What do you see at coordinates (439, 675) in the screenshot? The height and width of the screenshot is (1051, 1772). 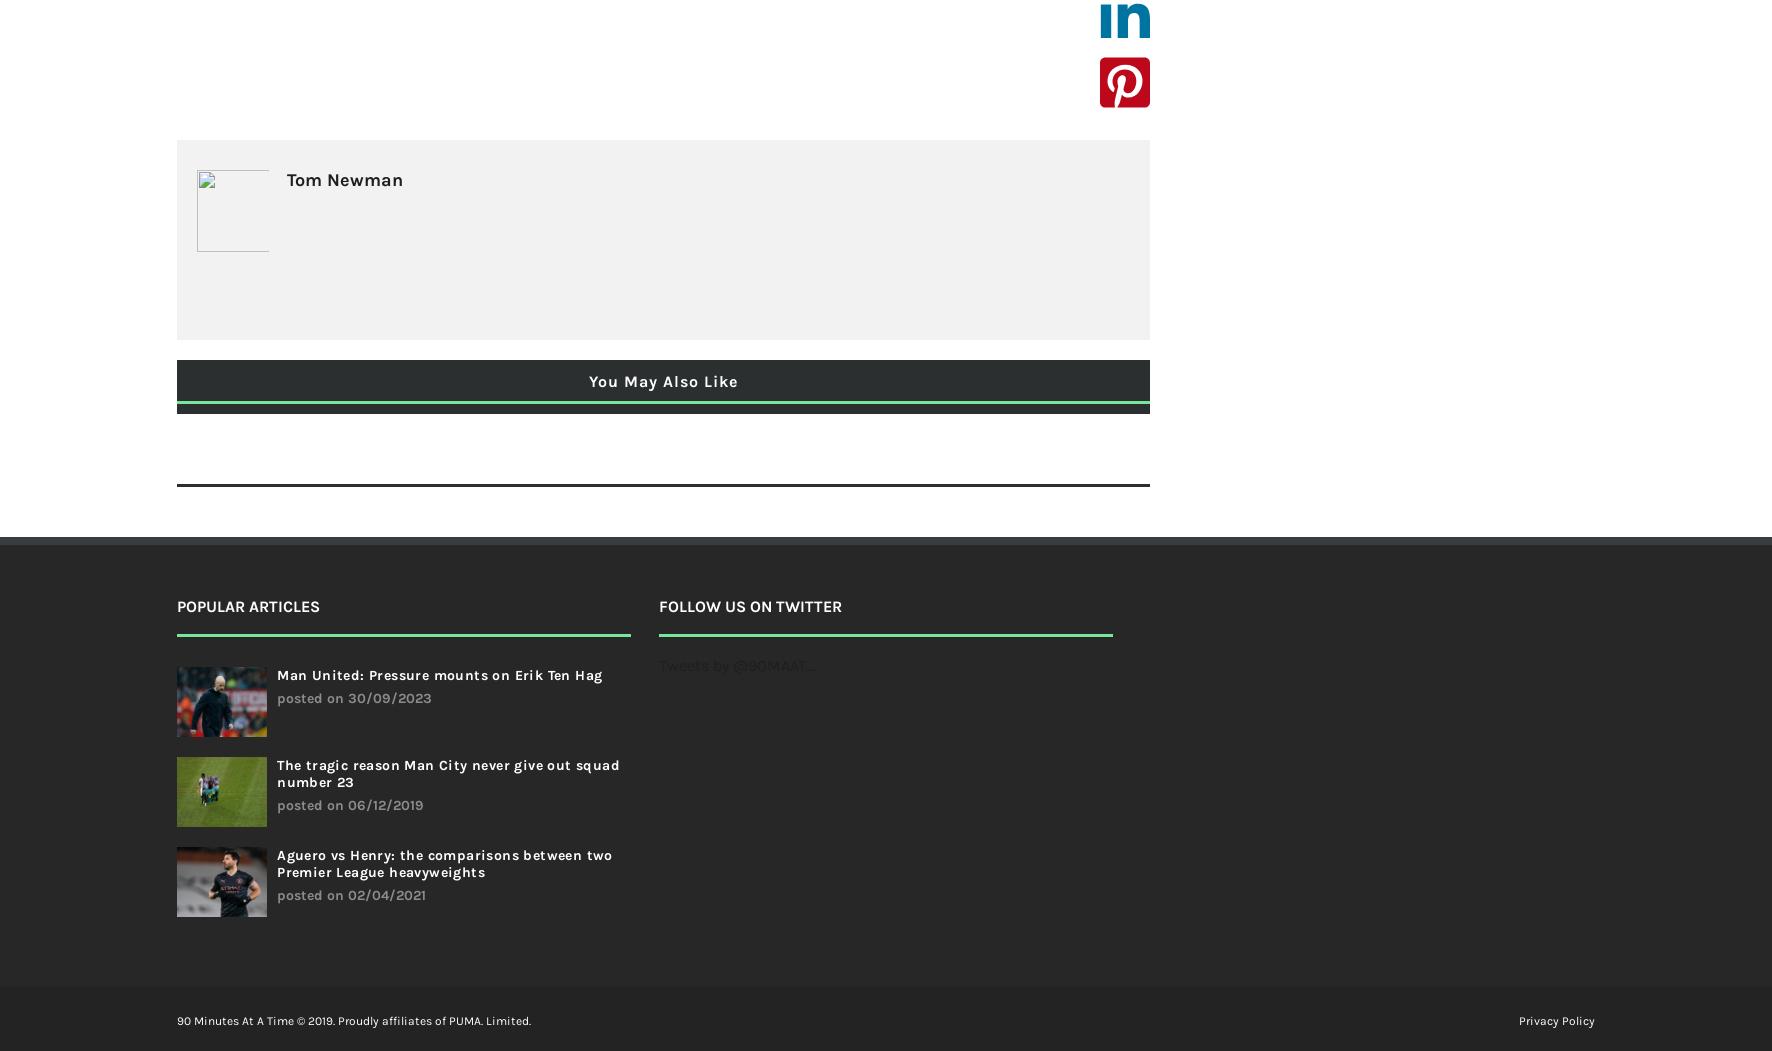 I see `'Man United: Pressure mounts on Erik Ten Hag'` at bounding box center [439, 675].